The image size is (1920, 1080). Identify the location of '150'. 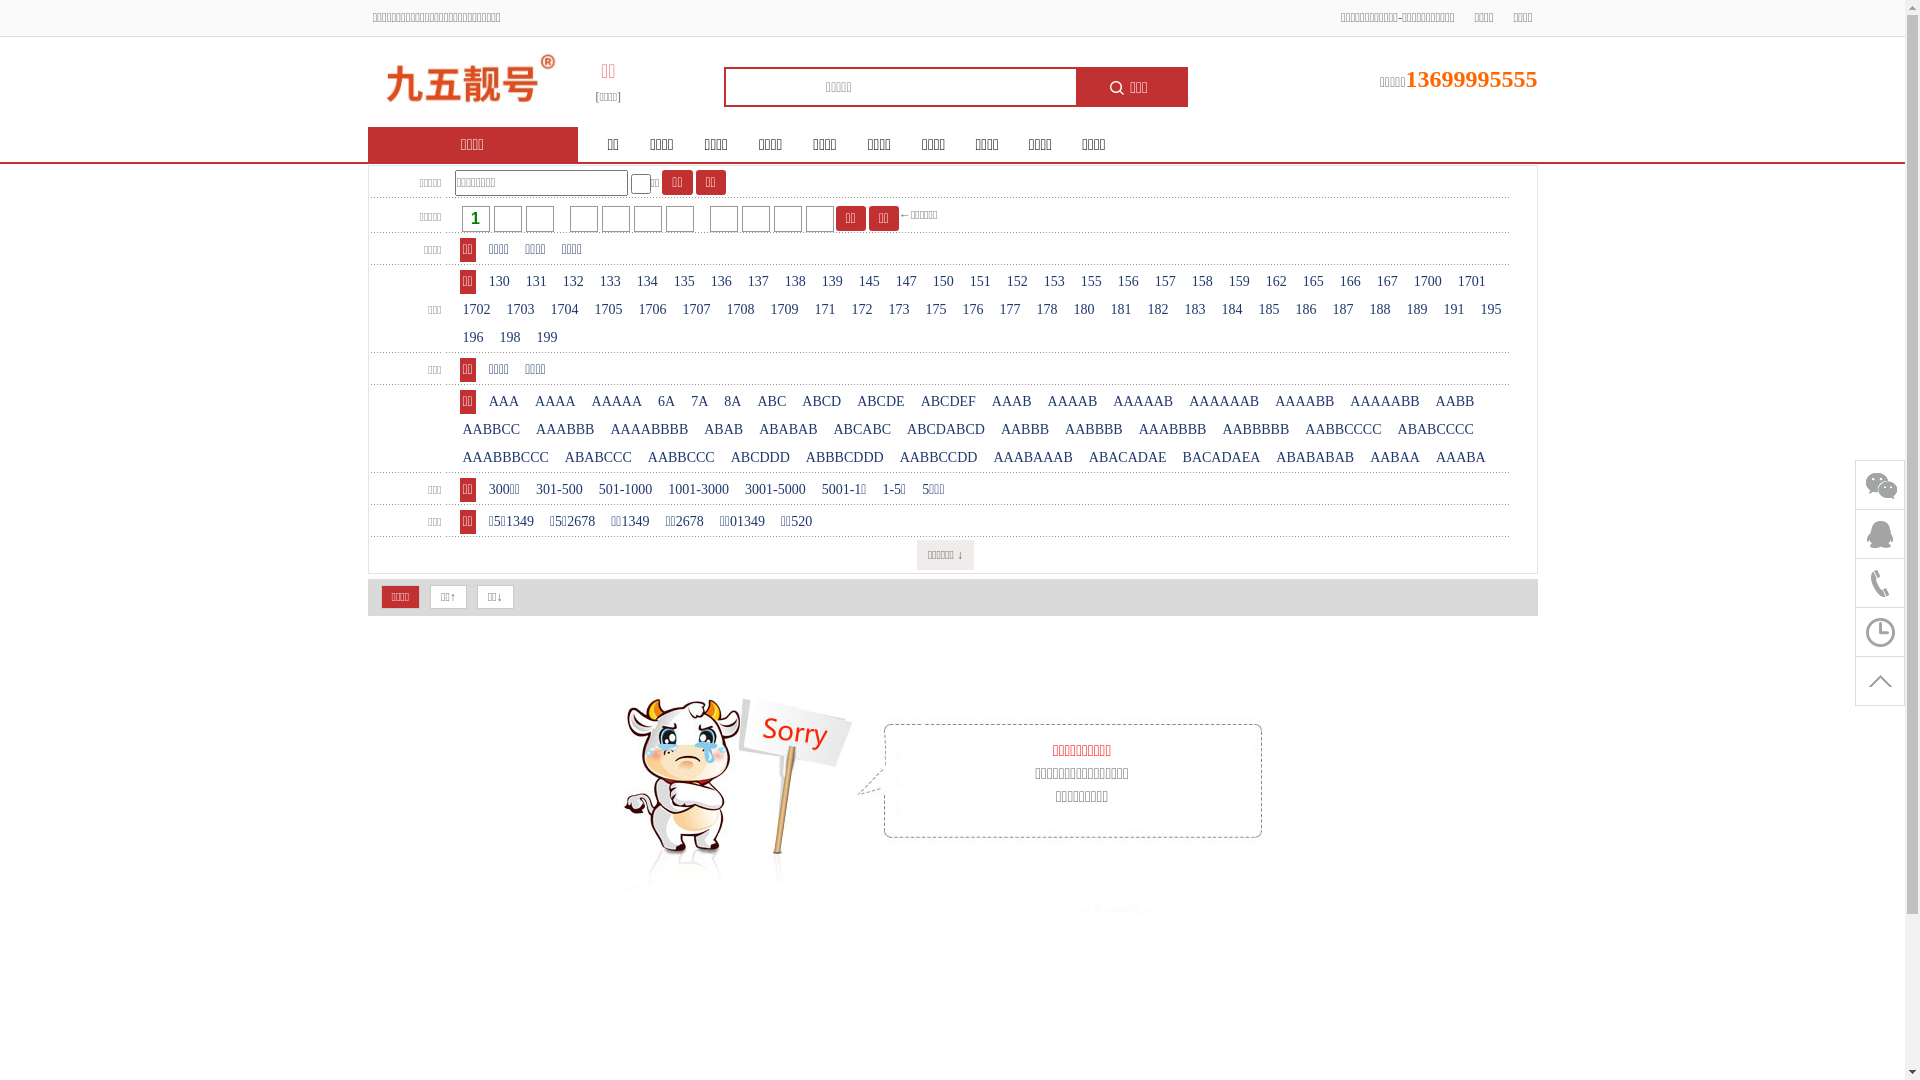
(942, 281).